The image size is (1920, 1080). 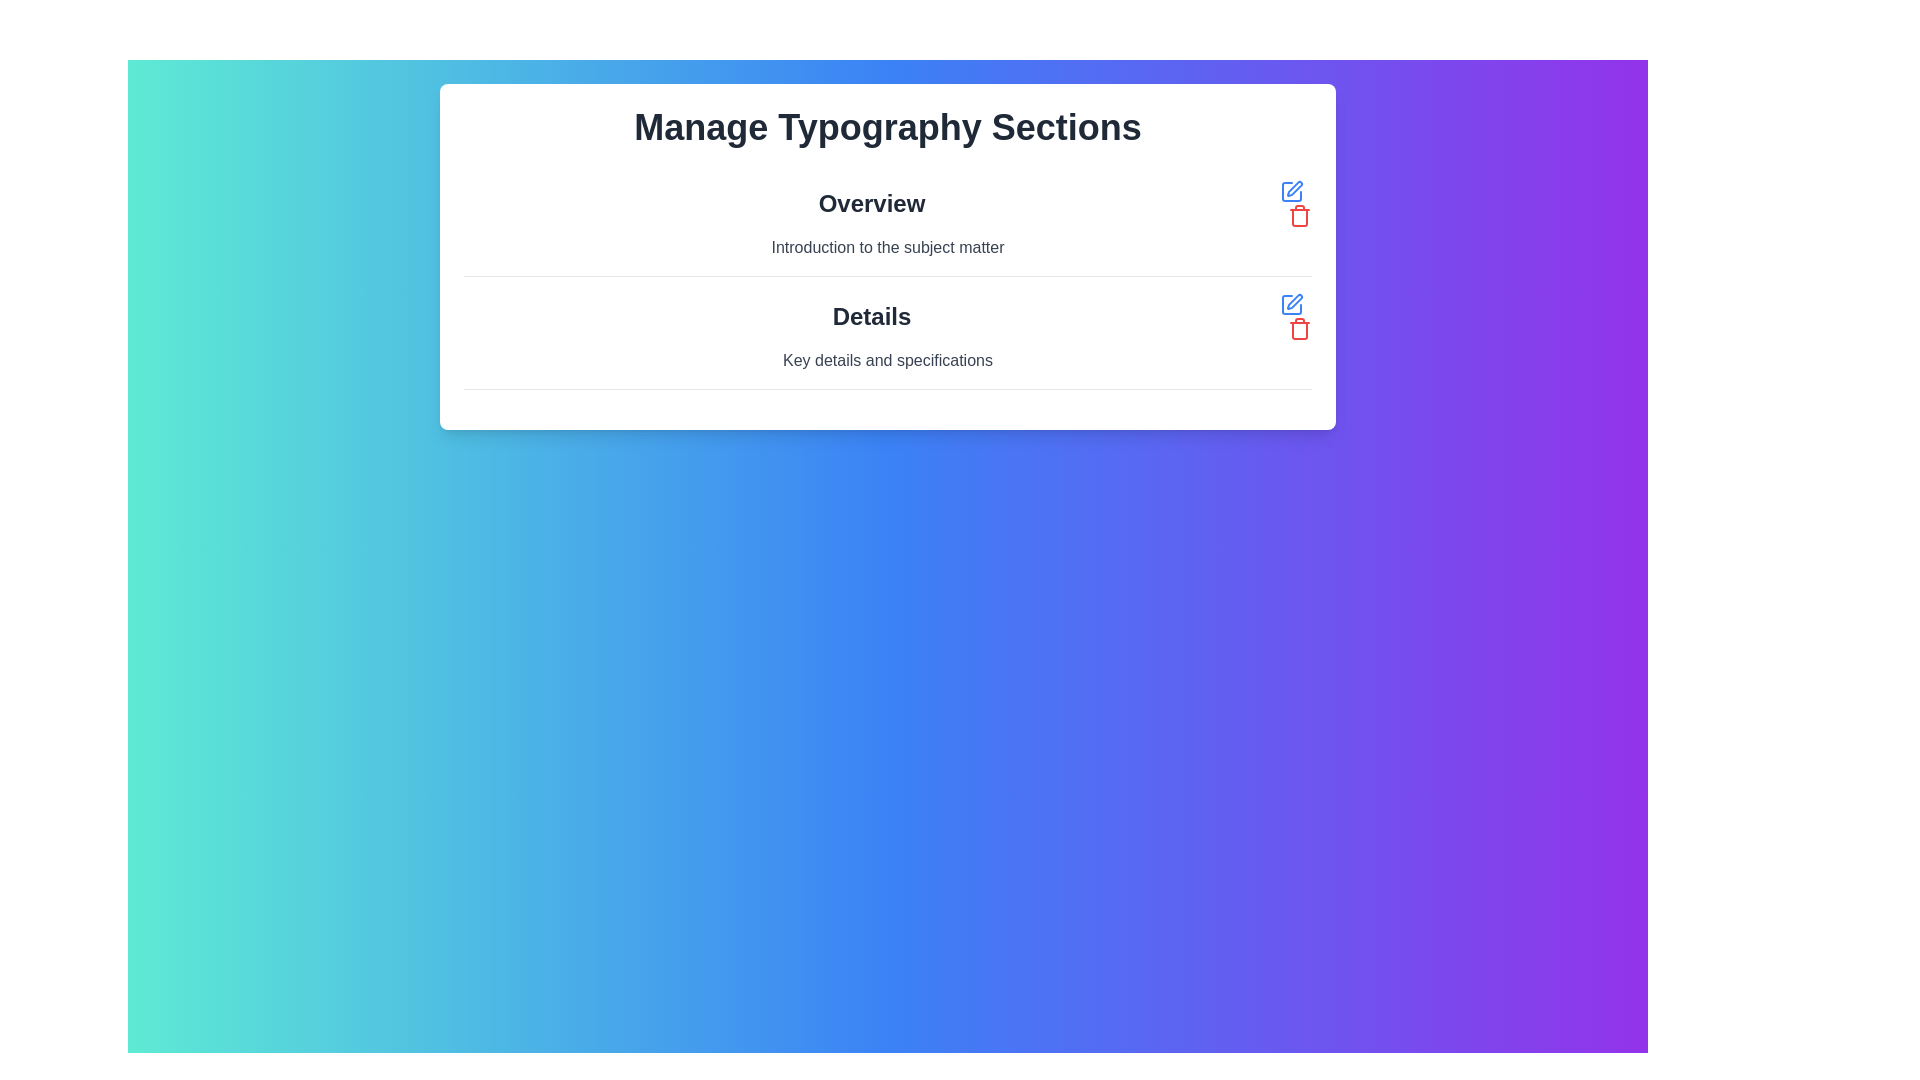 What do you see at coordinates (872, 204) in the screenshot?
I see `the title text label that serves as a heading for the subsection, positioned at the top of the card layout and centrally aligned` at bounding box center [872, 204].